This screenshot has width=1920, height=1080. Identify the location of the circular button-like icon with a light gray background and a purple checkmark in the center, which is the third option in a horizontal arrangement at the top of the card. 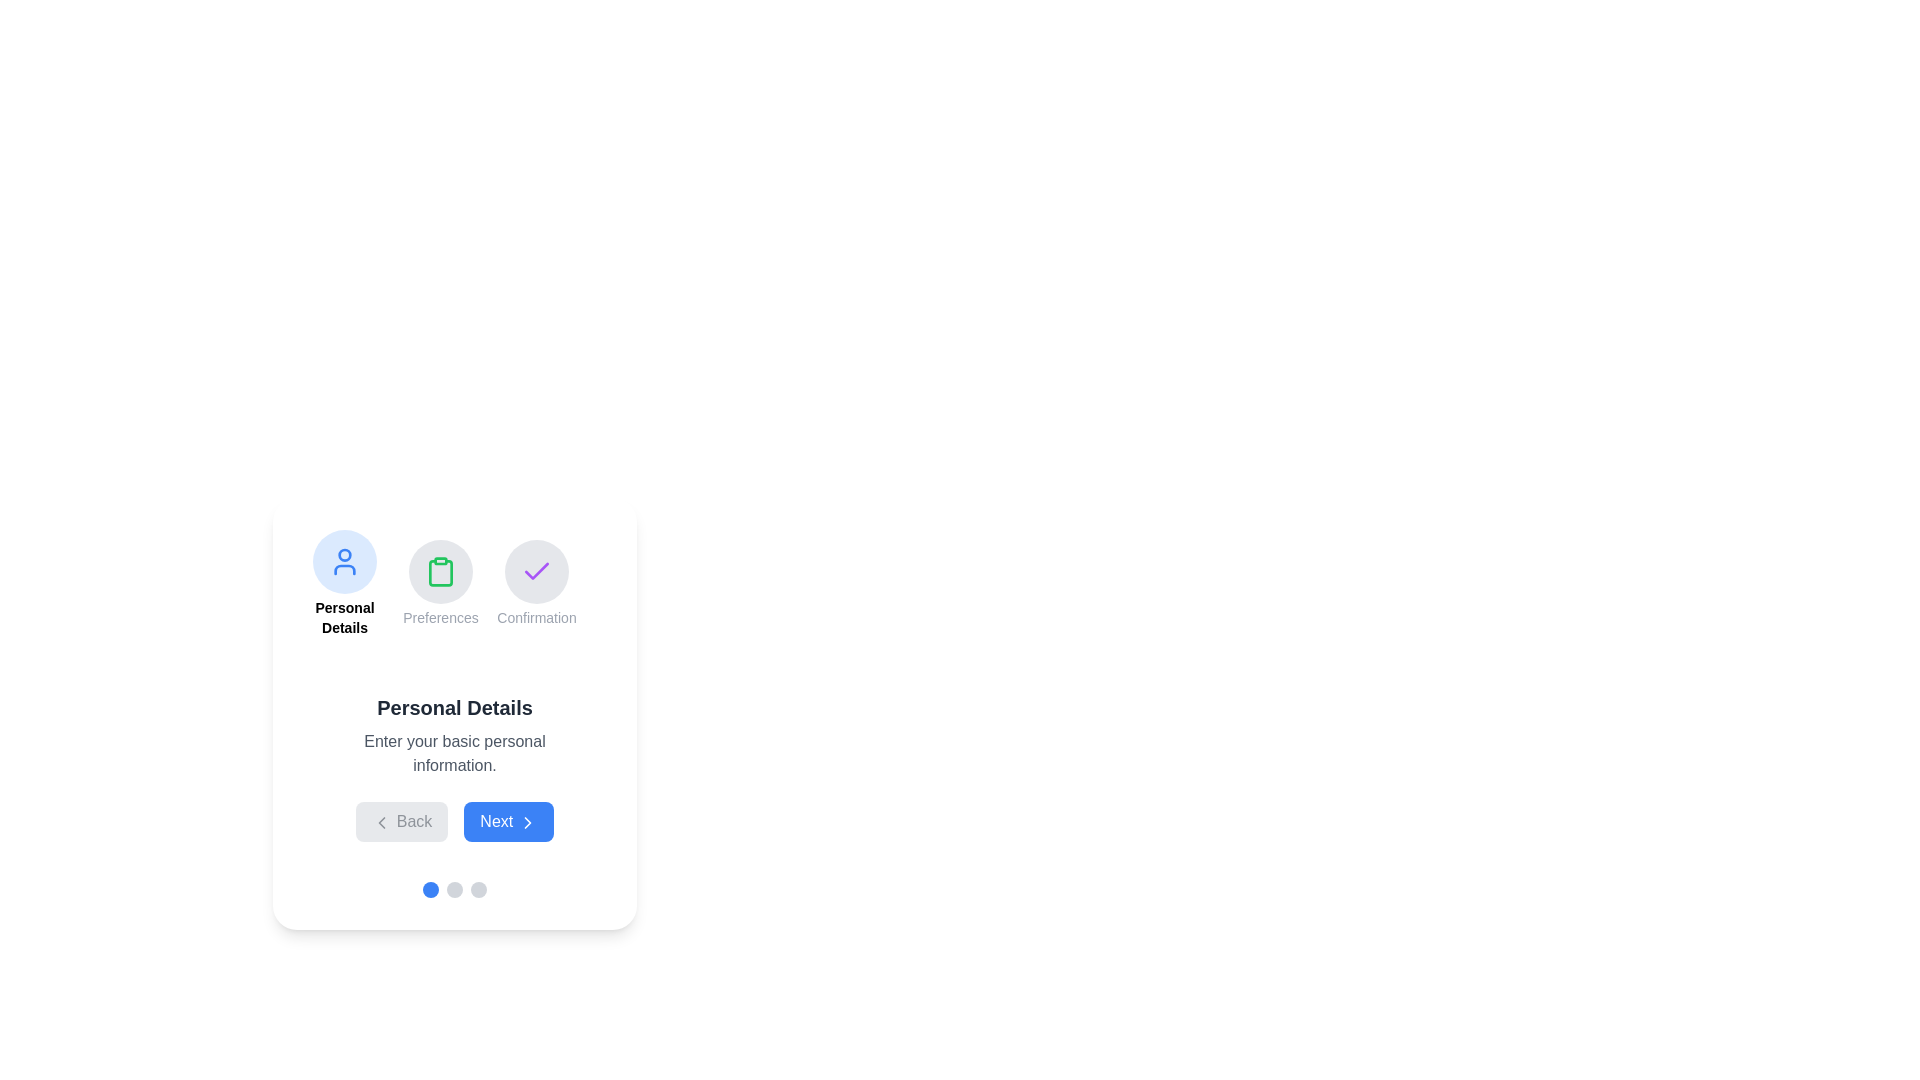
(537, 571).